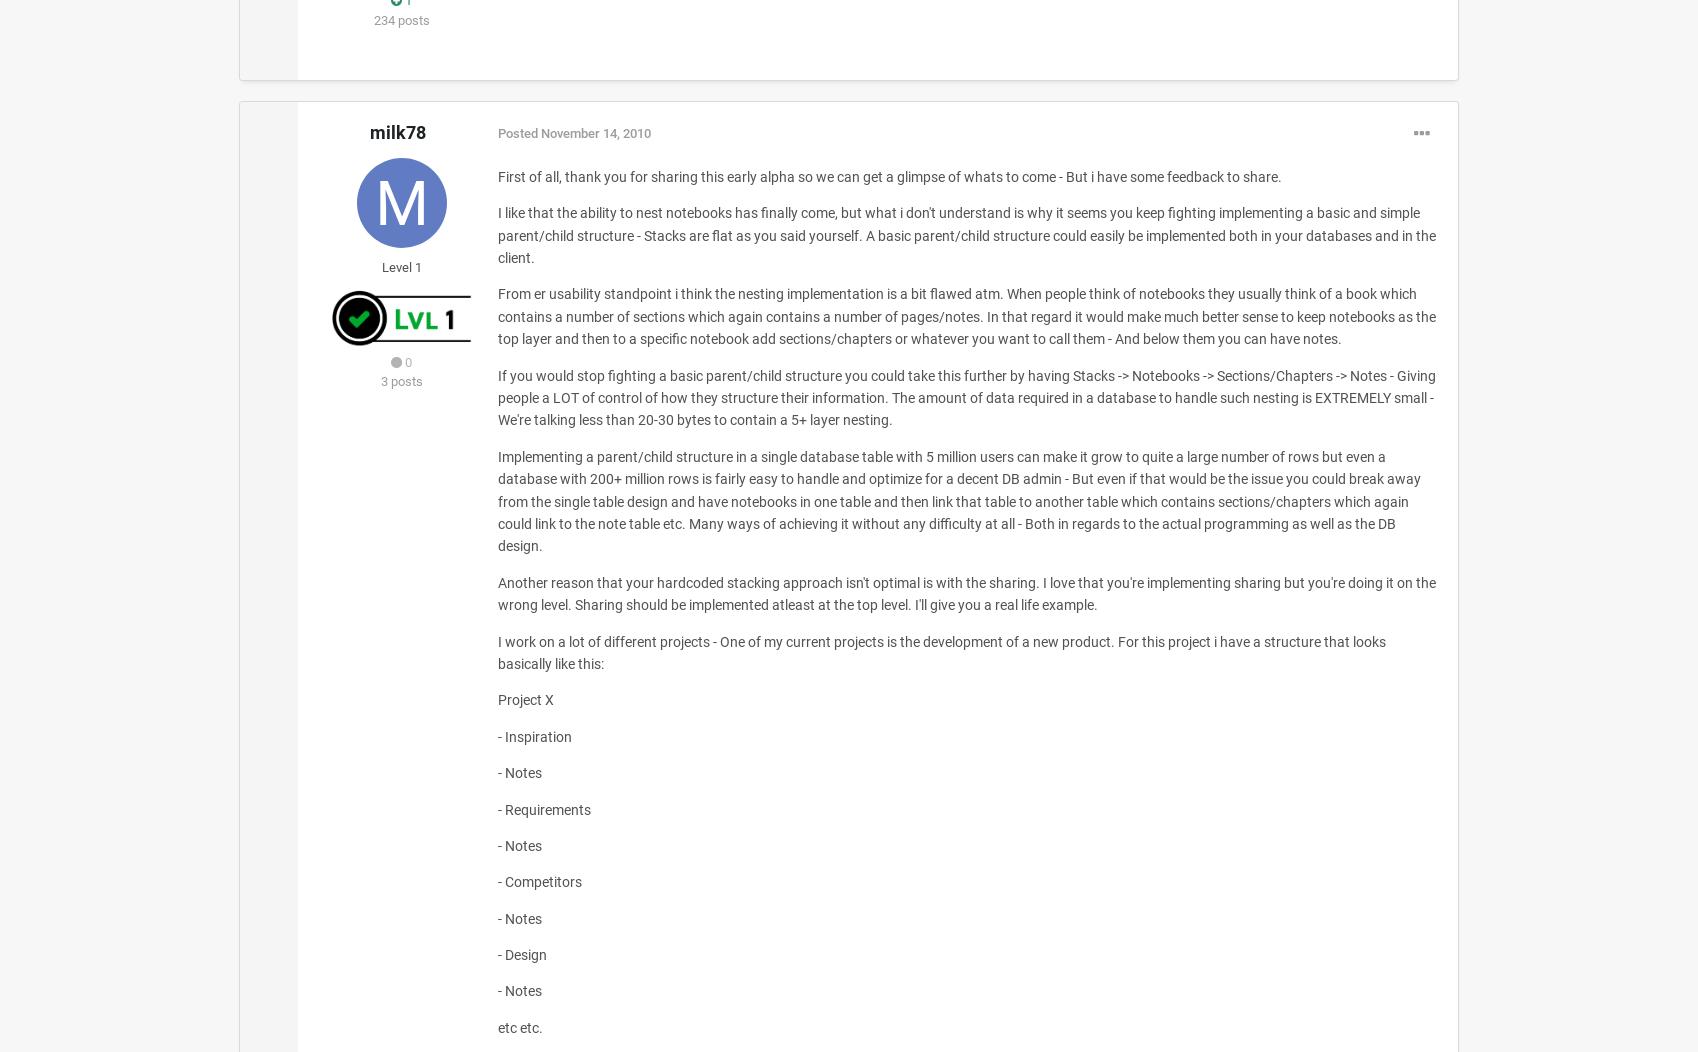  I want to click on 'I like that the ability to nest notebooks has finally come, but what i don't understand is why it seems you keep fighting implementing a basic and simple parent/child structure - Stacks are flat as you said yourself. A basic parent/child structure could easily be implemented both in your databases and in the client.', so click(496, 234).